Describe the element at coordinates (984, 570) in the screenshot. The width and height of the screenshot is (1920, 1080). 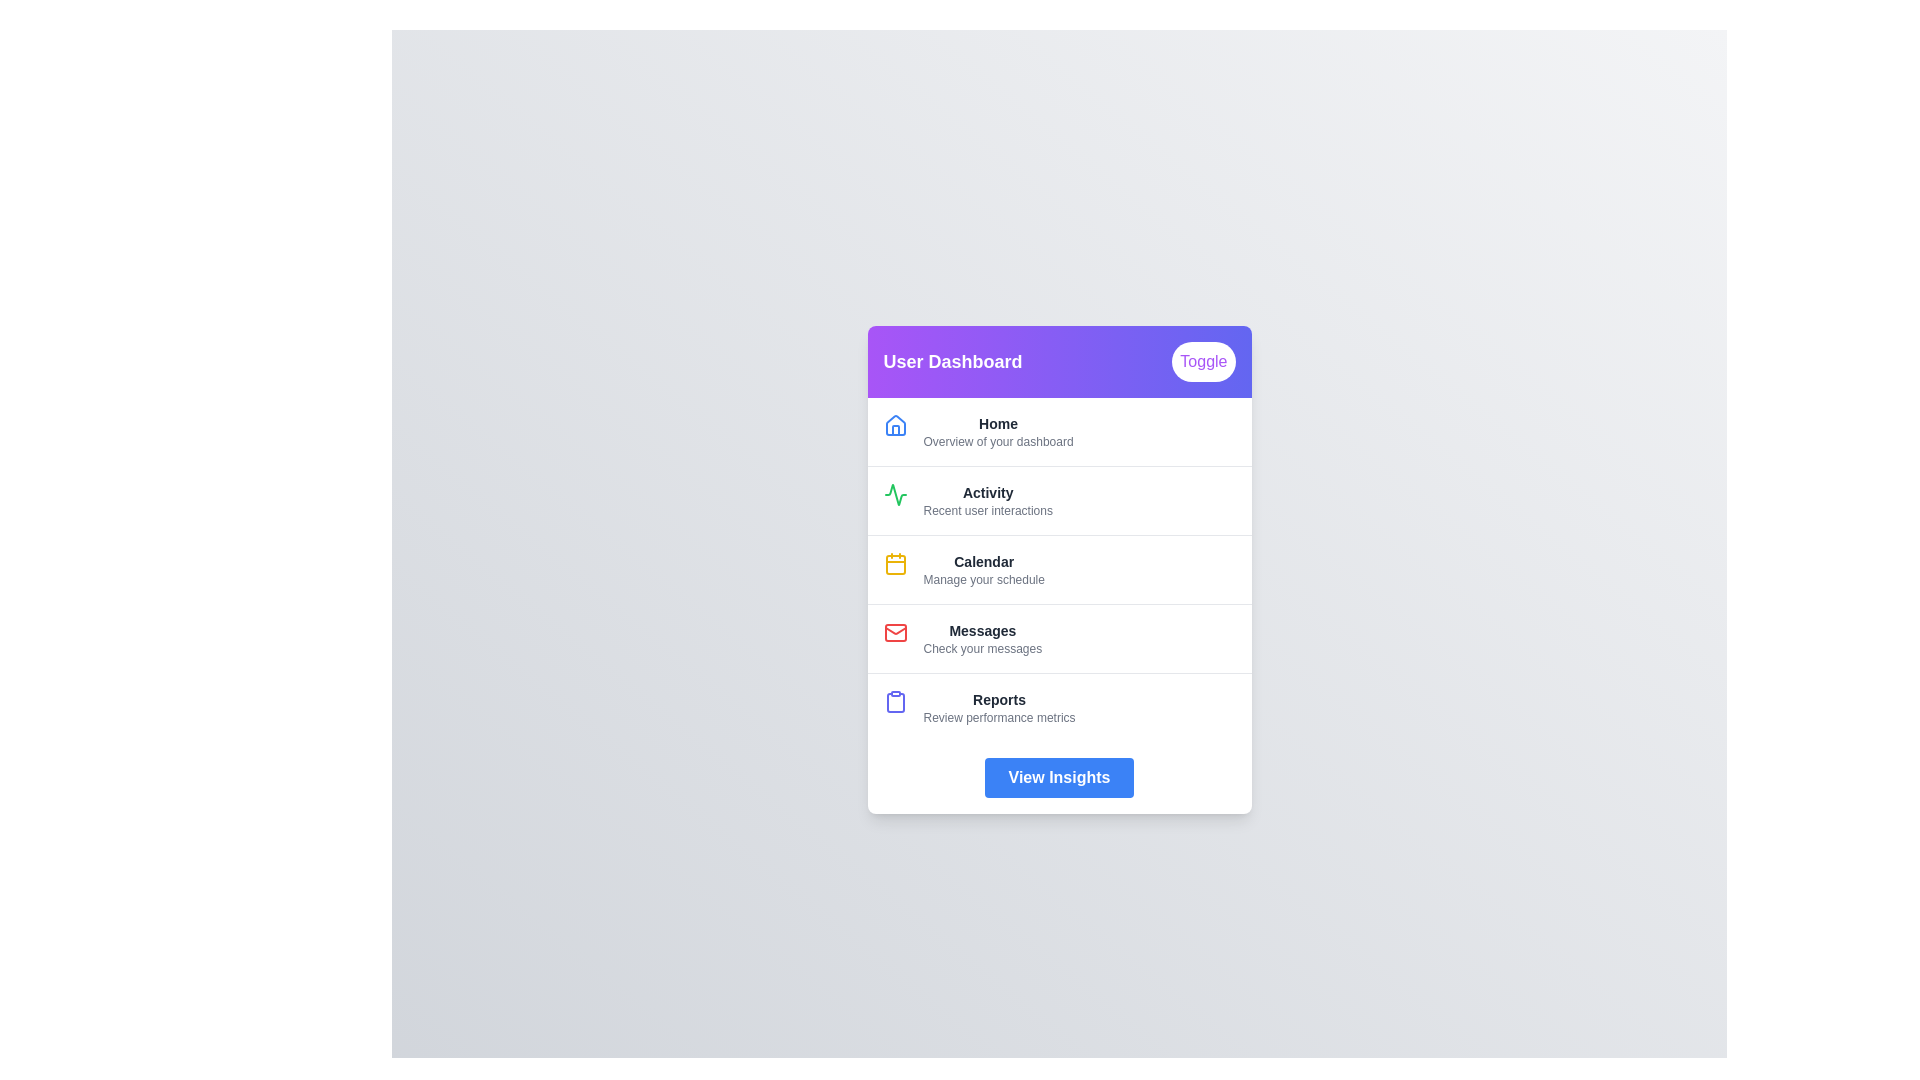
I see `the menu item corresponding to Calendar` at that location.